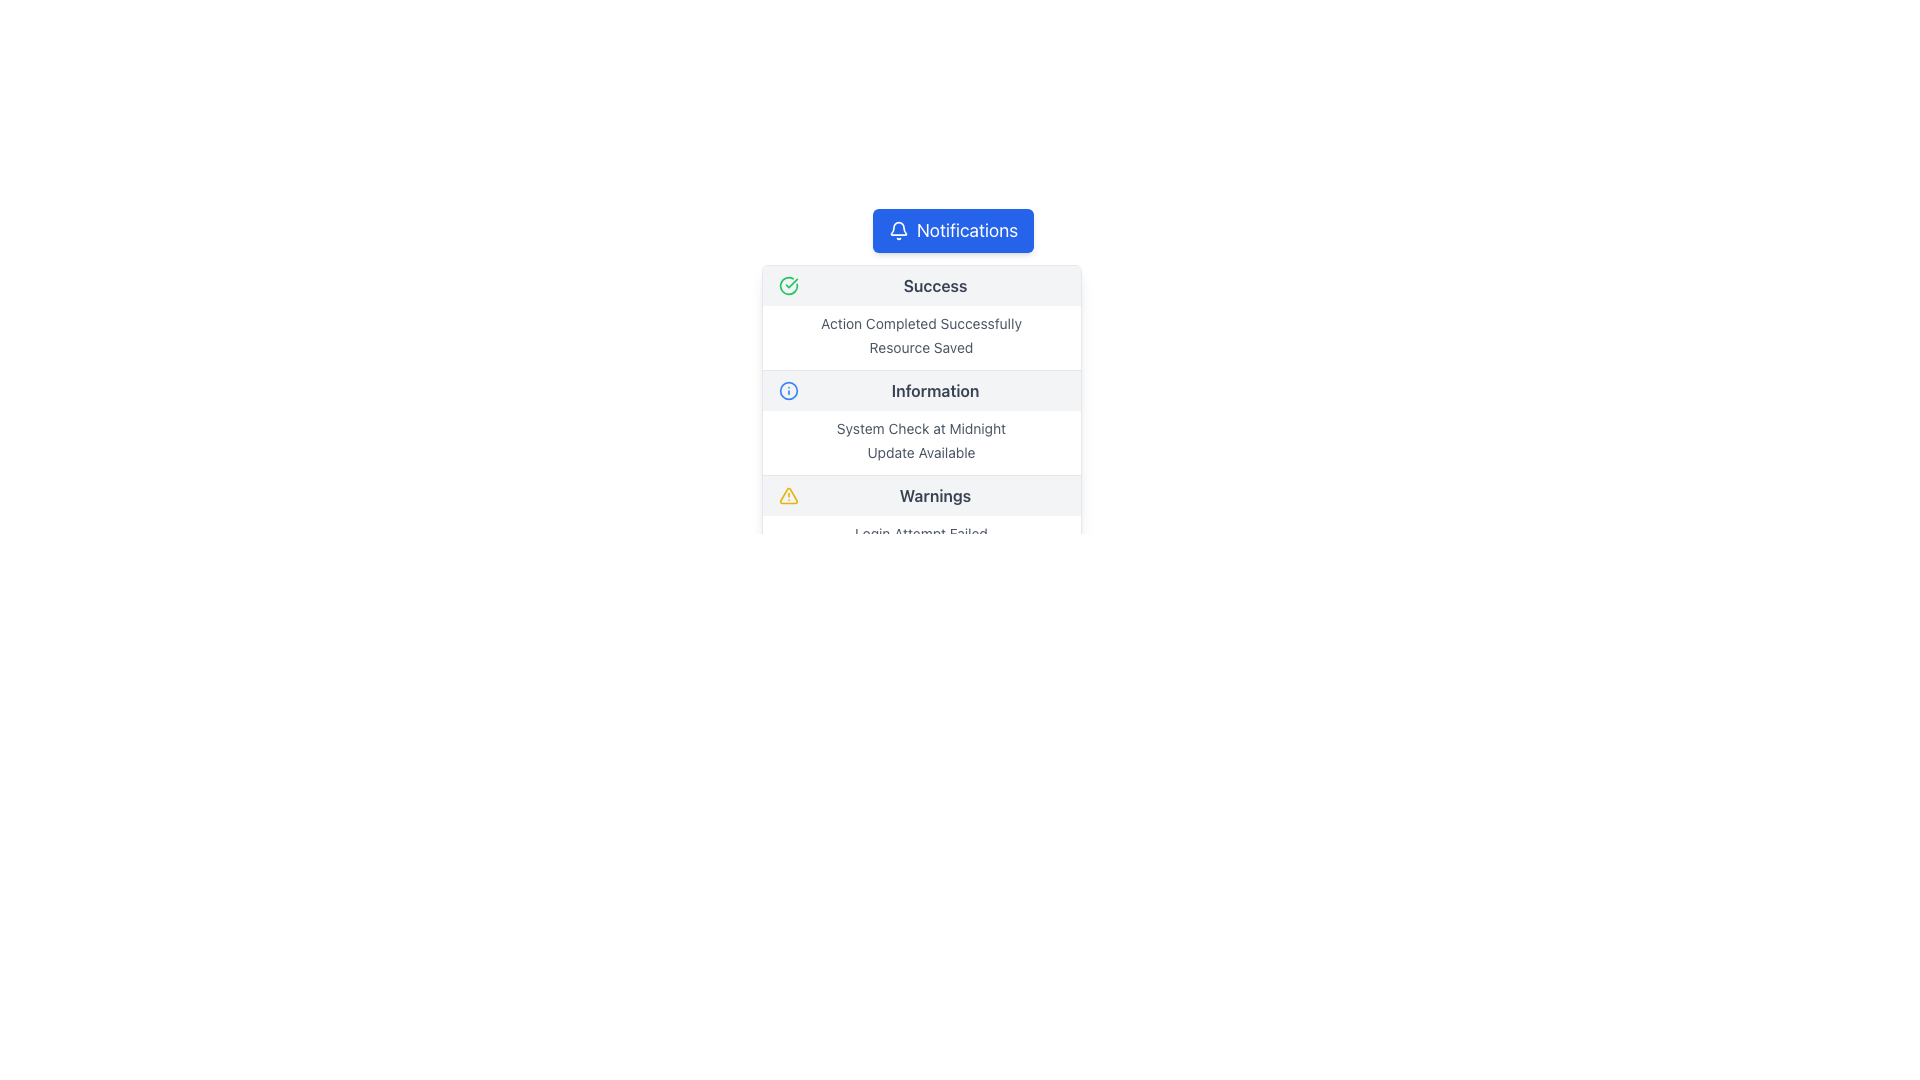  What do you see at coordinates (897, 230) in the screenshot?
I see `the bell icon located to the left of the 'Notifications' text within the blue button at the top-left area of the interface` at bounding box center [897, 230].